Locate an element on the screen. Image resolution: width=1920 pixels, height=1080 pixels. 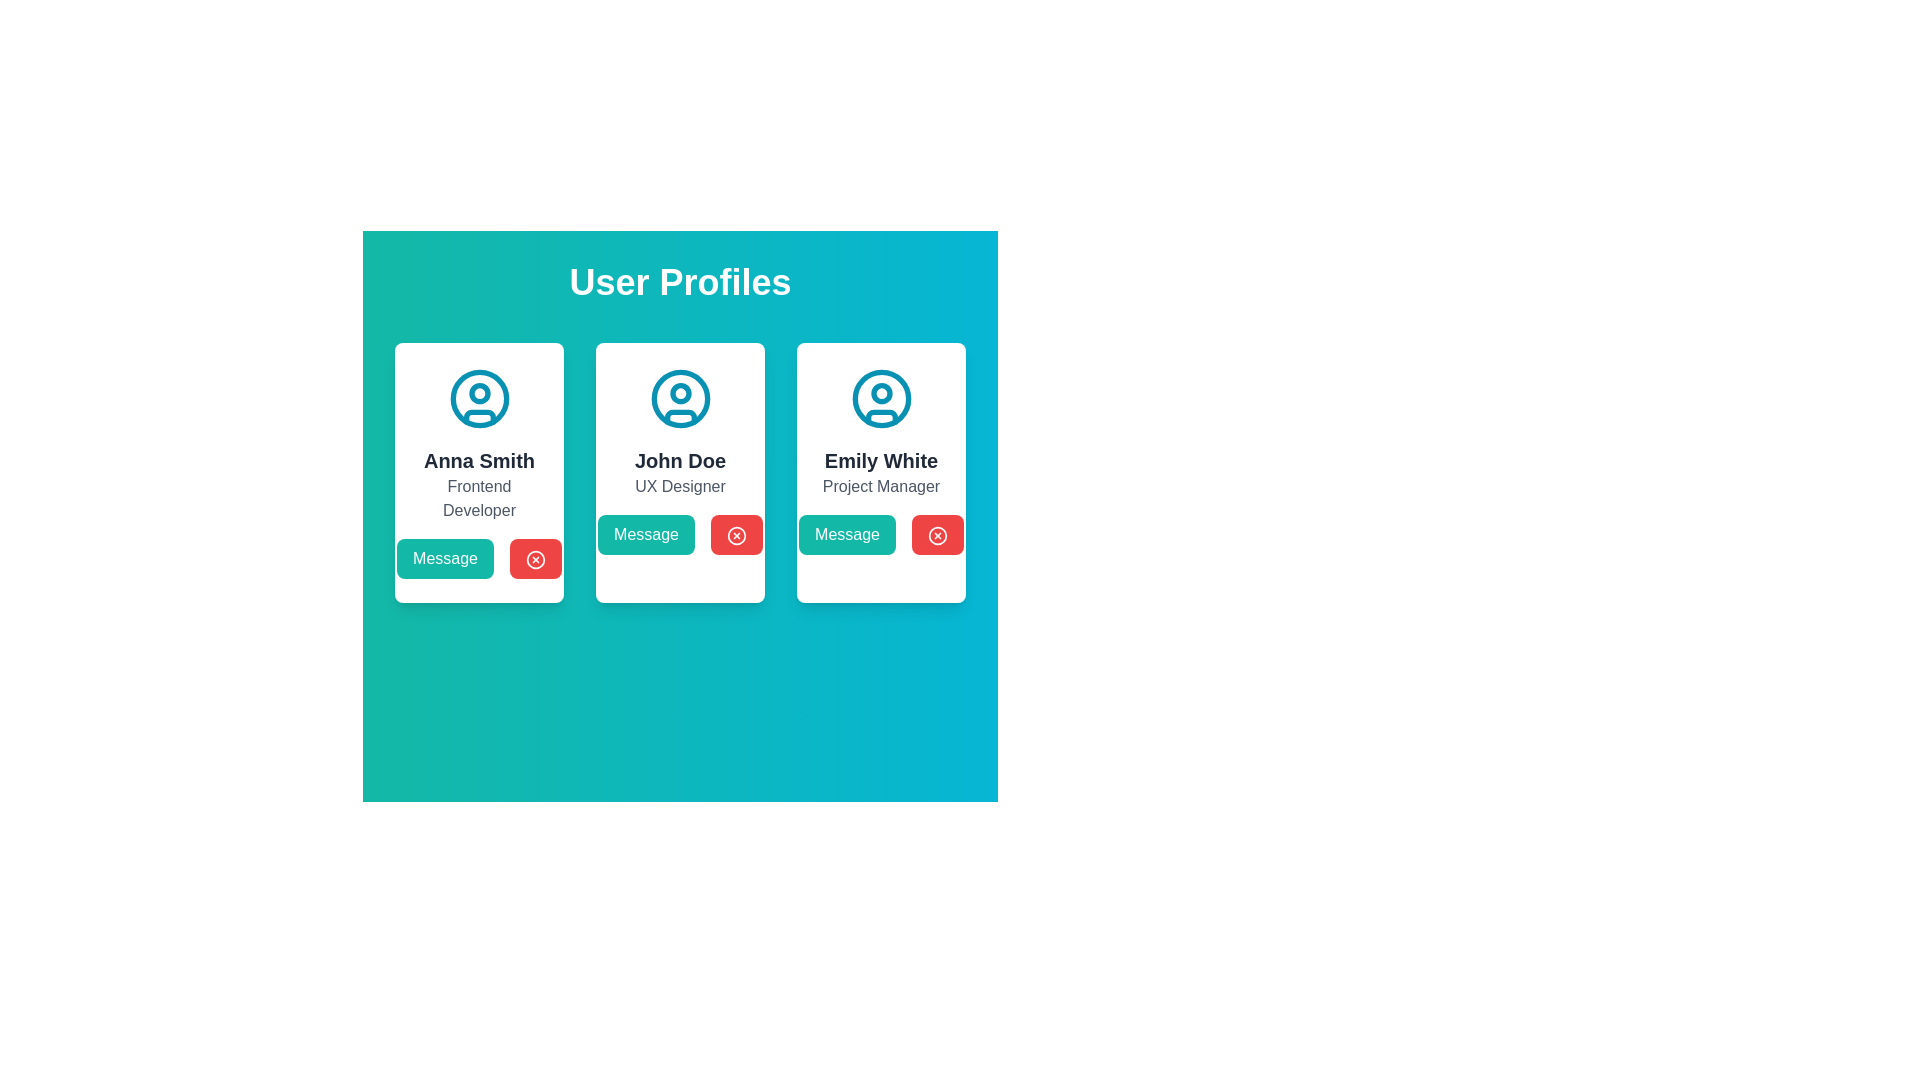
the Profile icon (SVG graphic) representing user Emily White, located at the top center of the third user profile card from the left in a row of three horizontal cards is located at coordinates (880, 398).